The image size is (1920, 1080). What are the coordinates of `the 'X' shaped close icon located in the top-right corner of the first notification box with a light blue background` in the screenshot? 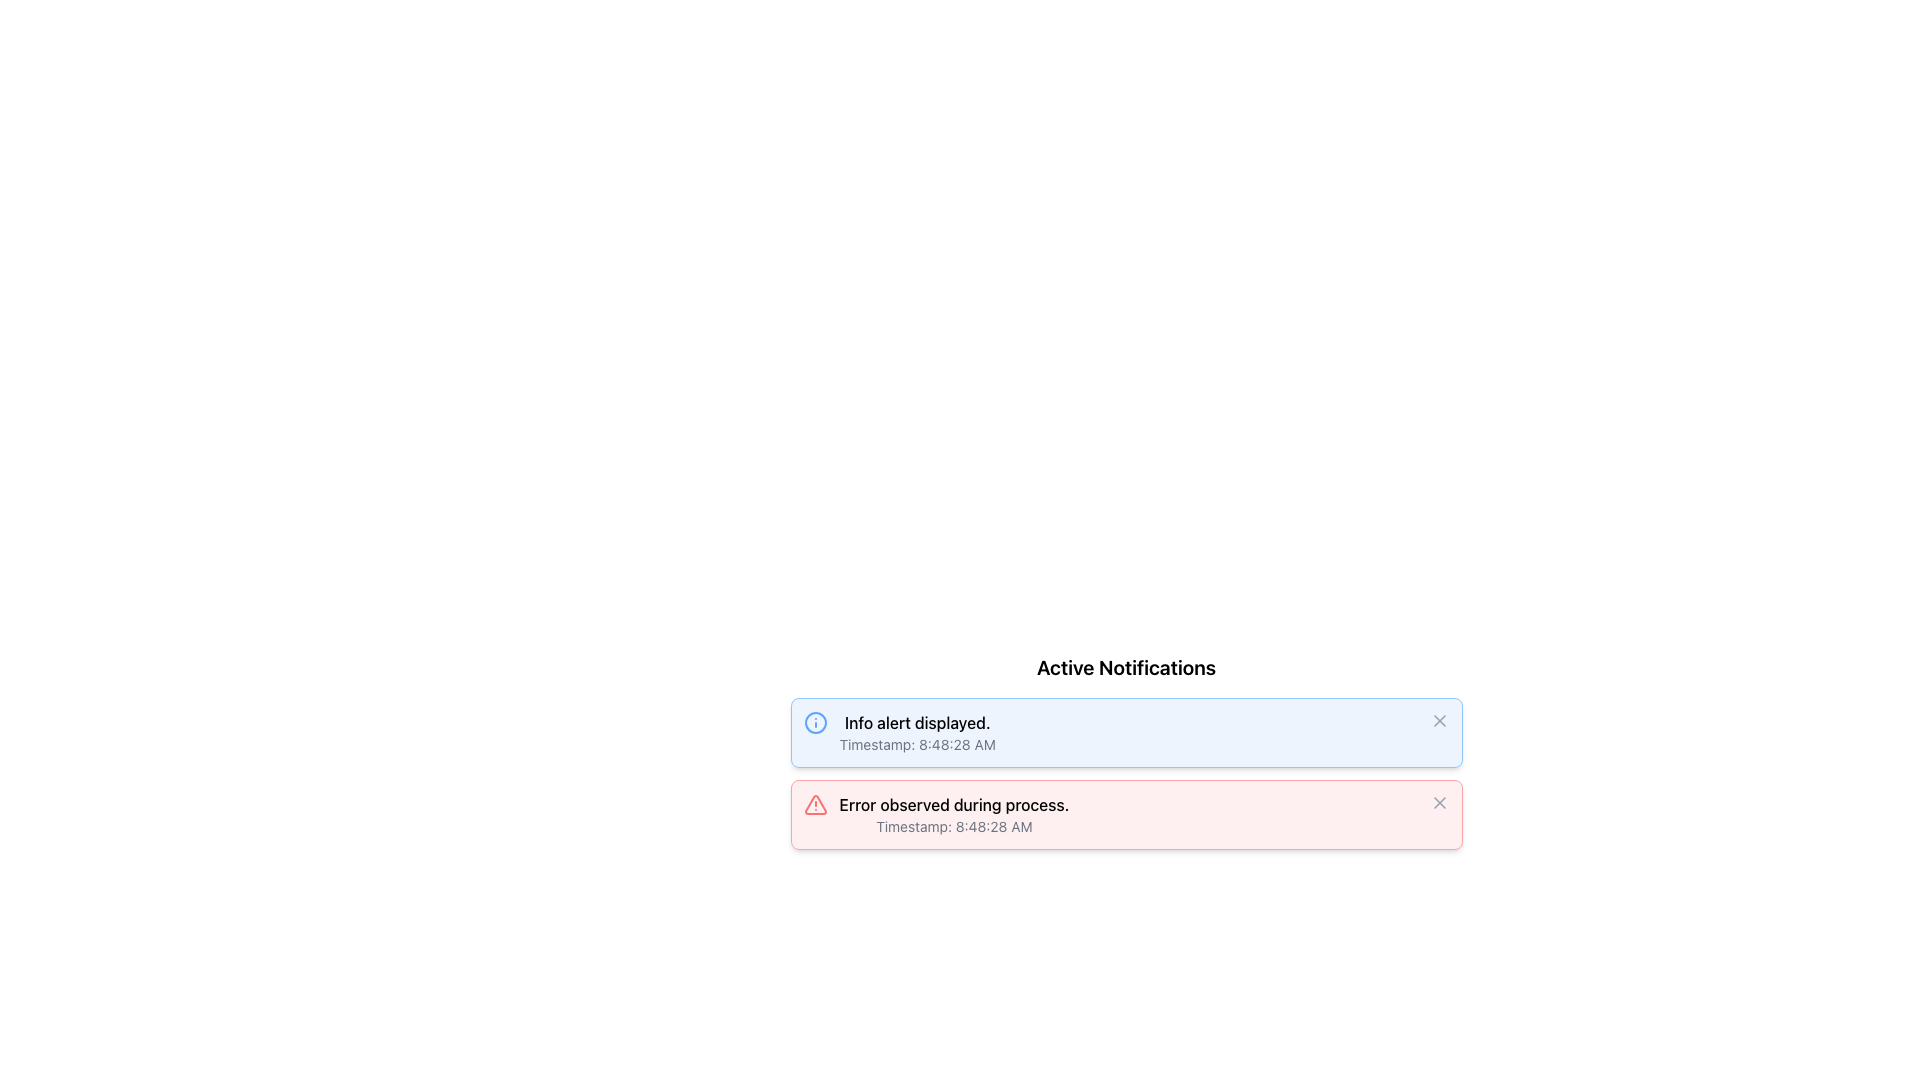 It's located at (1438, 721).